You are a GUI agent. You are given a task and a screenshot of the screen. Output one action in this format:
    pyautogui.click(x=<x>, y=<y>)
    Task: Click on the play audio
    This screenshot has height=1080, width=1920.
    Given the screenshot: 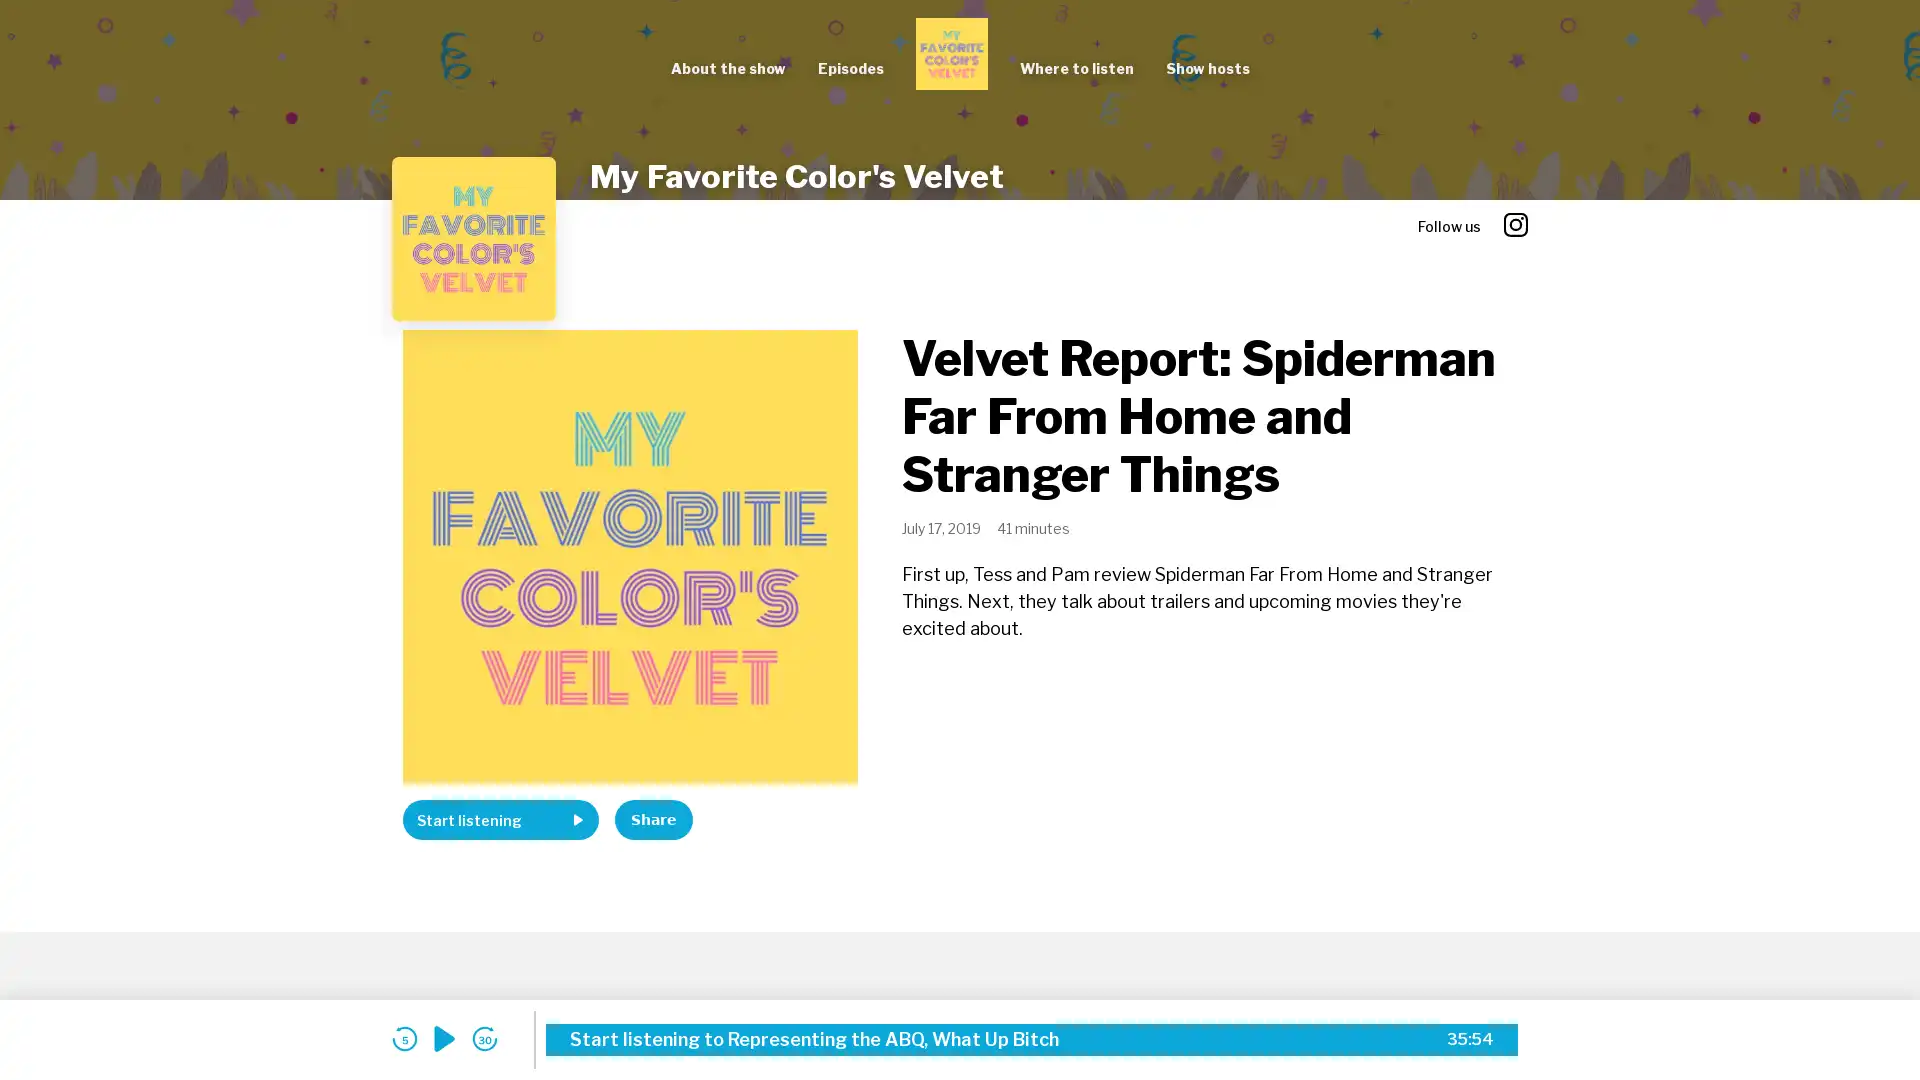 What is the action you would take?
    pyautogui.click(x=444, y=1038)
    